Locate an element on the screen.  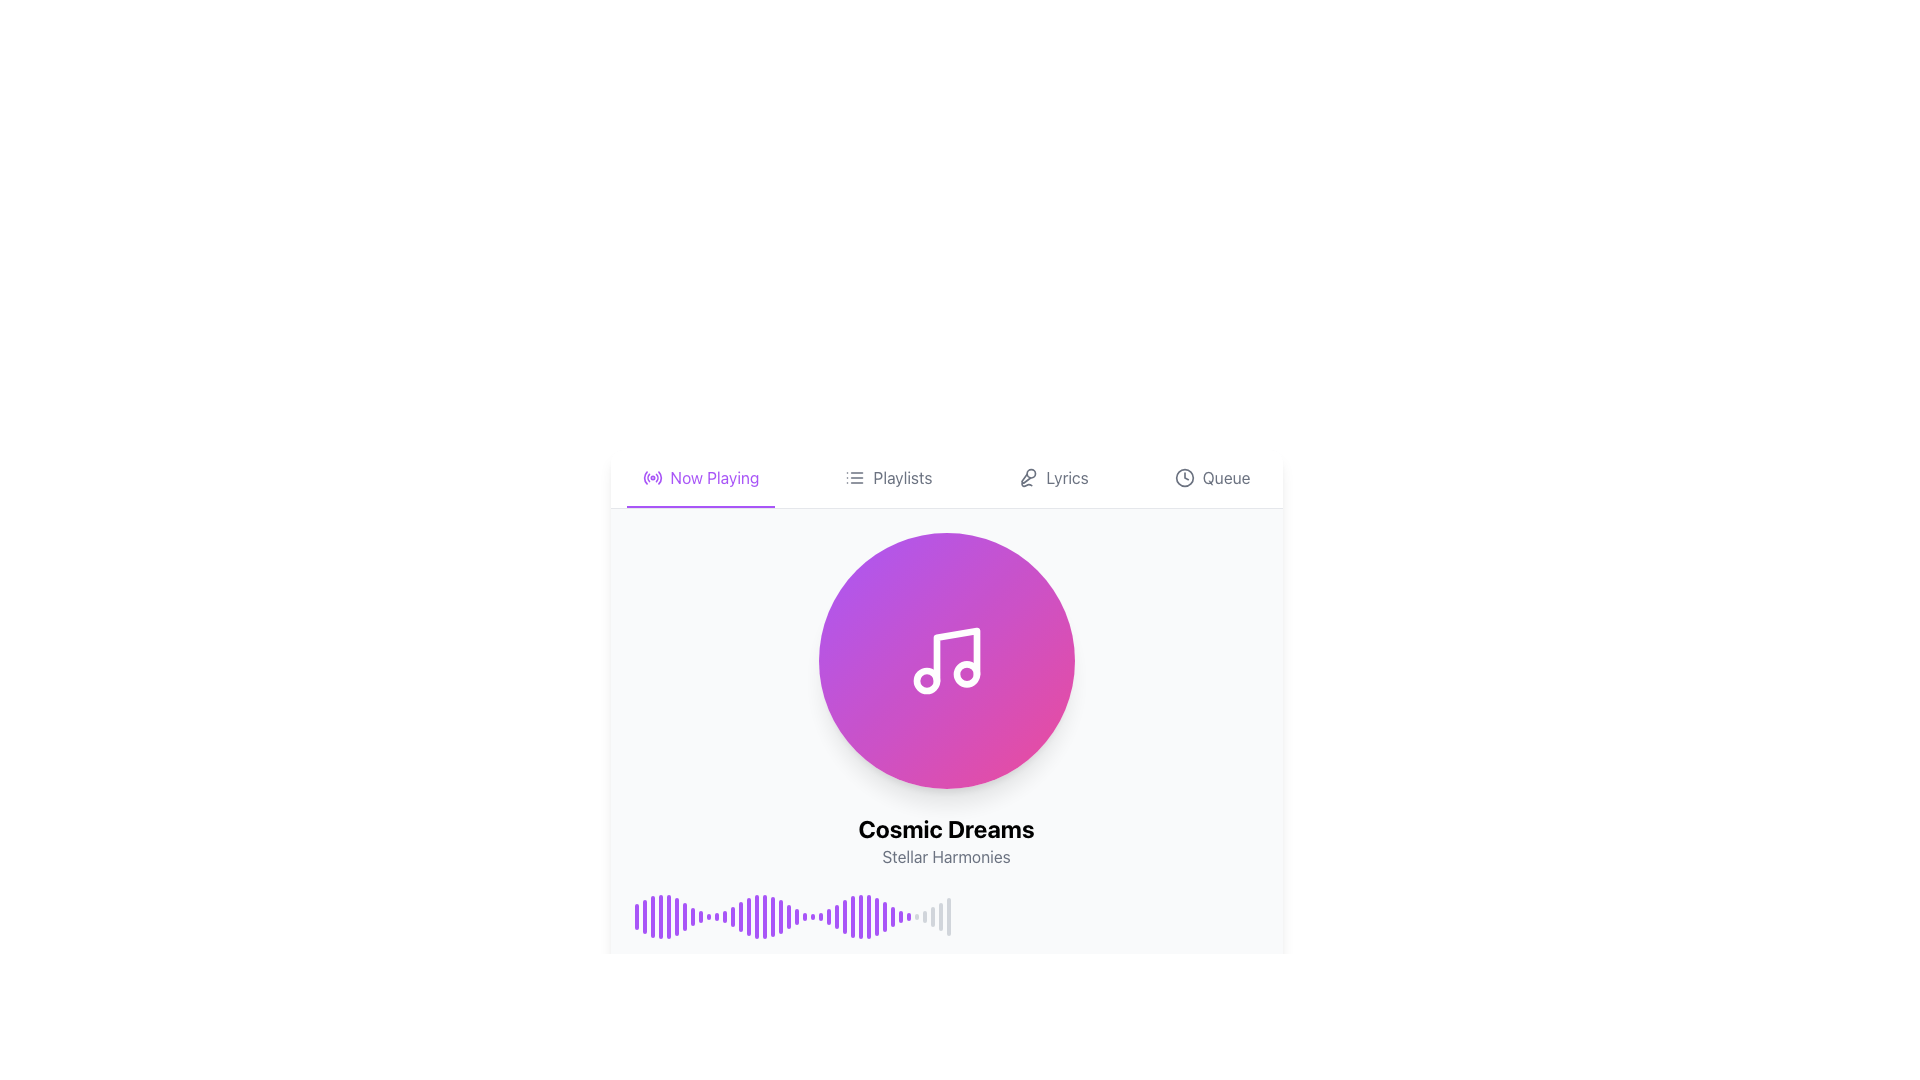
the appearance of the 22nd purple waveform bar located below the titles 'Cosmic Dreams' and 'Stellar Harmonies' is located at coordinates (804, 917).